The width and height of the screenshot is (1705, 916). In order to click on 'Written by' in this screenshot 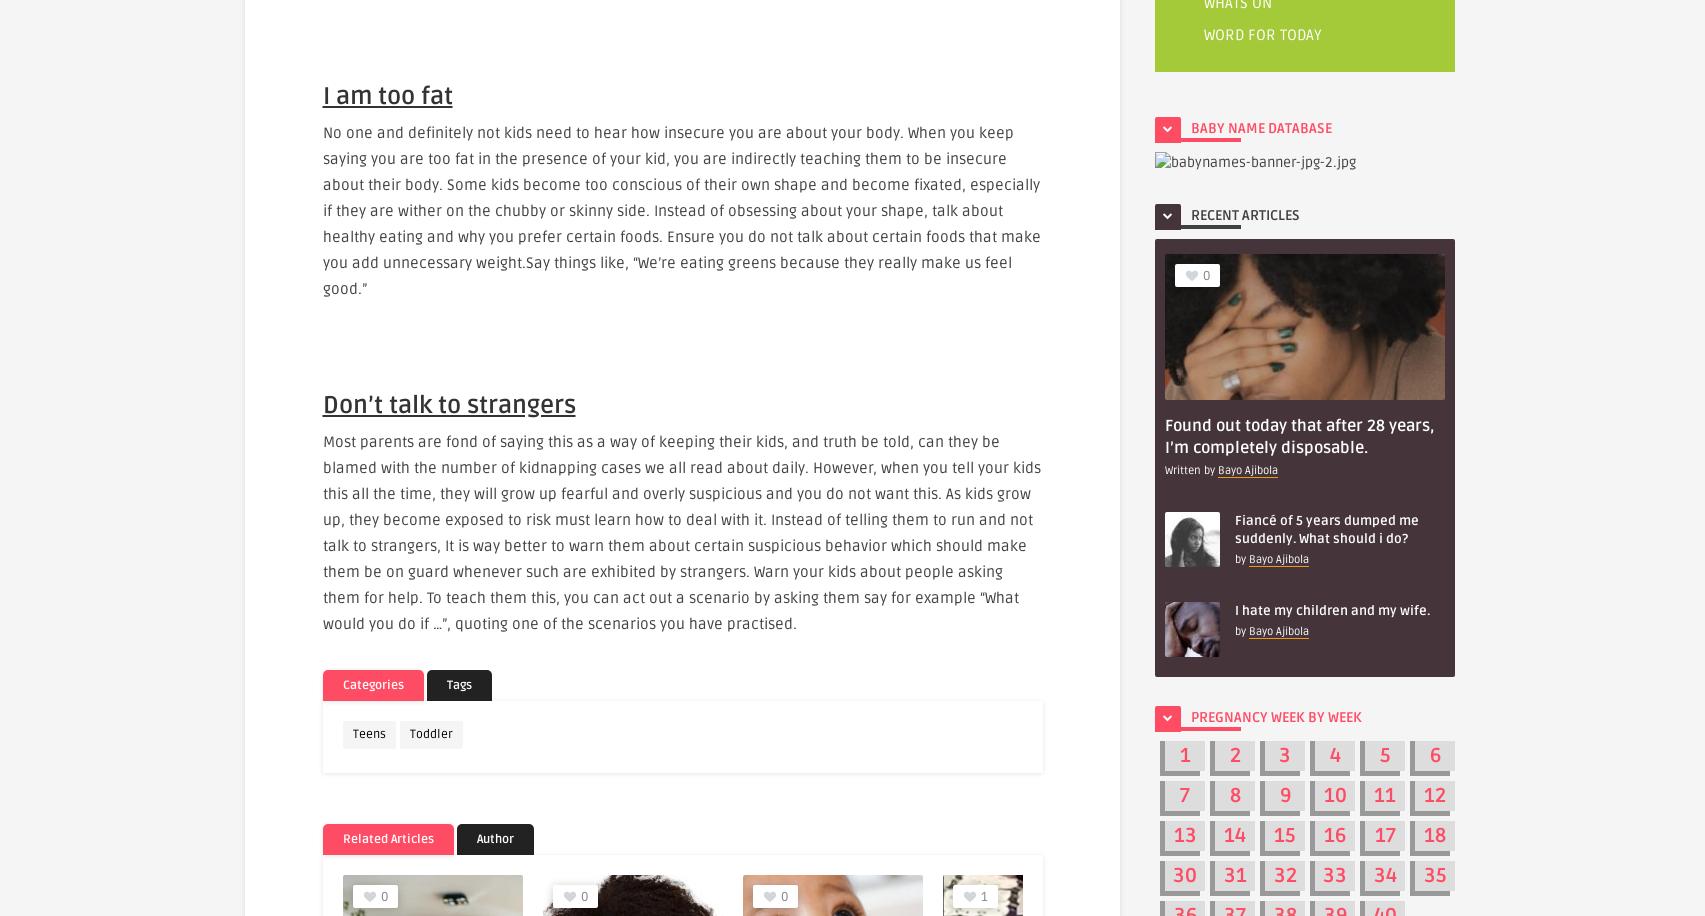, I will do `click(1191, 469)`.